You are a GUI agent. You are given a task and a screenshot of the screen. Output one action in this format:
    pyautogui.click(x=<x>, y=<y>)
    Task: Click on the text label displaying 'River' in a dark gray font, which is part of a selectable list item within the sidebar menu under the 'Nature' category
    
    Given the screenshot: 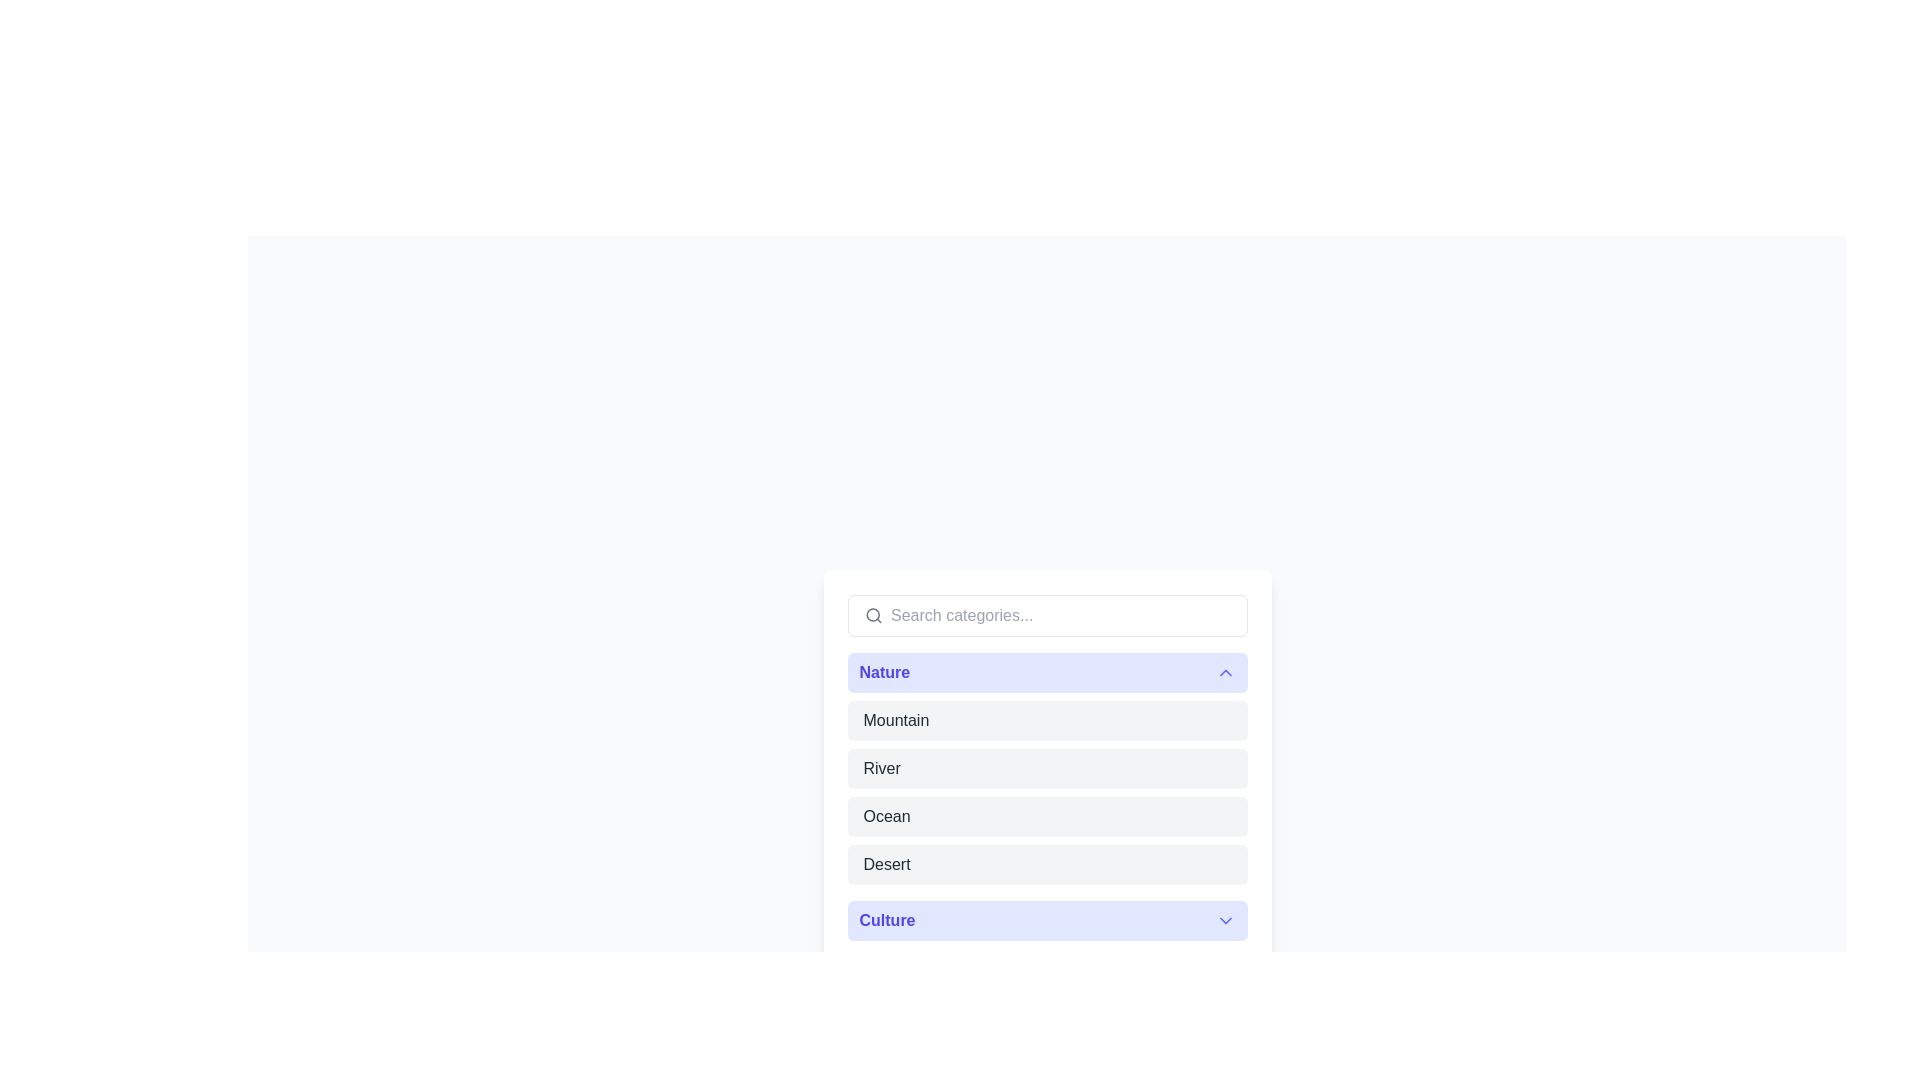 What is the action you would take?
    pyautogui.click(x=881, y=767)
    